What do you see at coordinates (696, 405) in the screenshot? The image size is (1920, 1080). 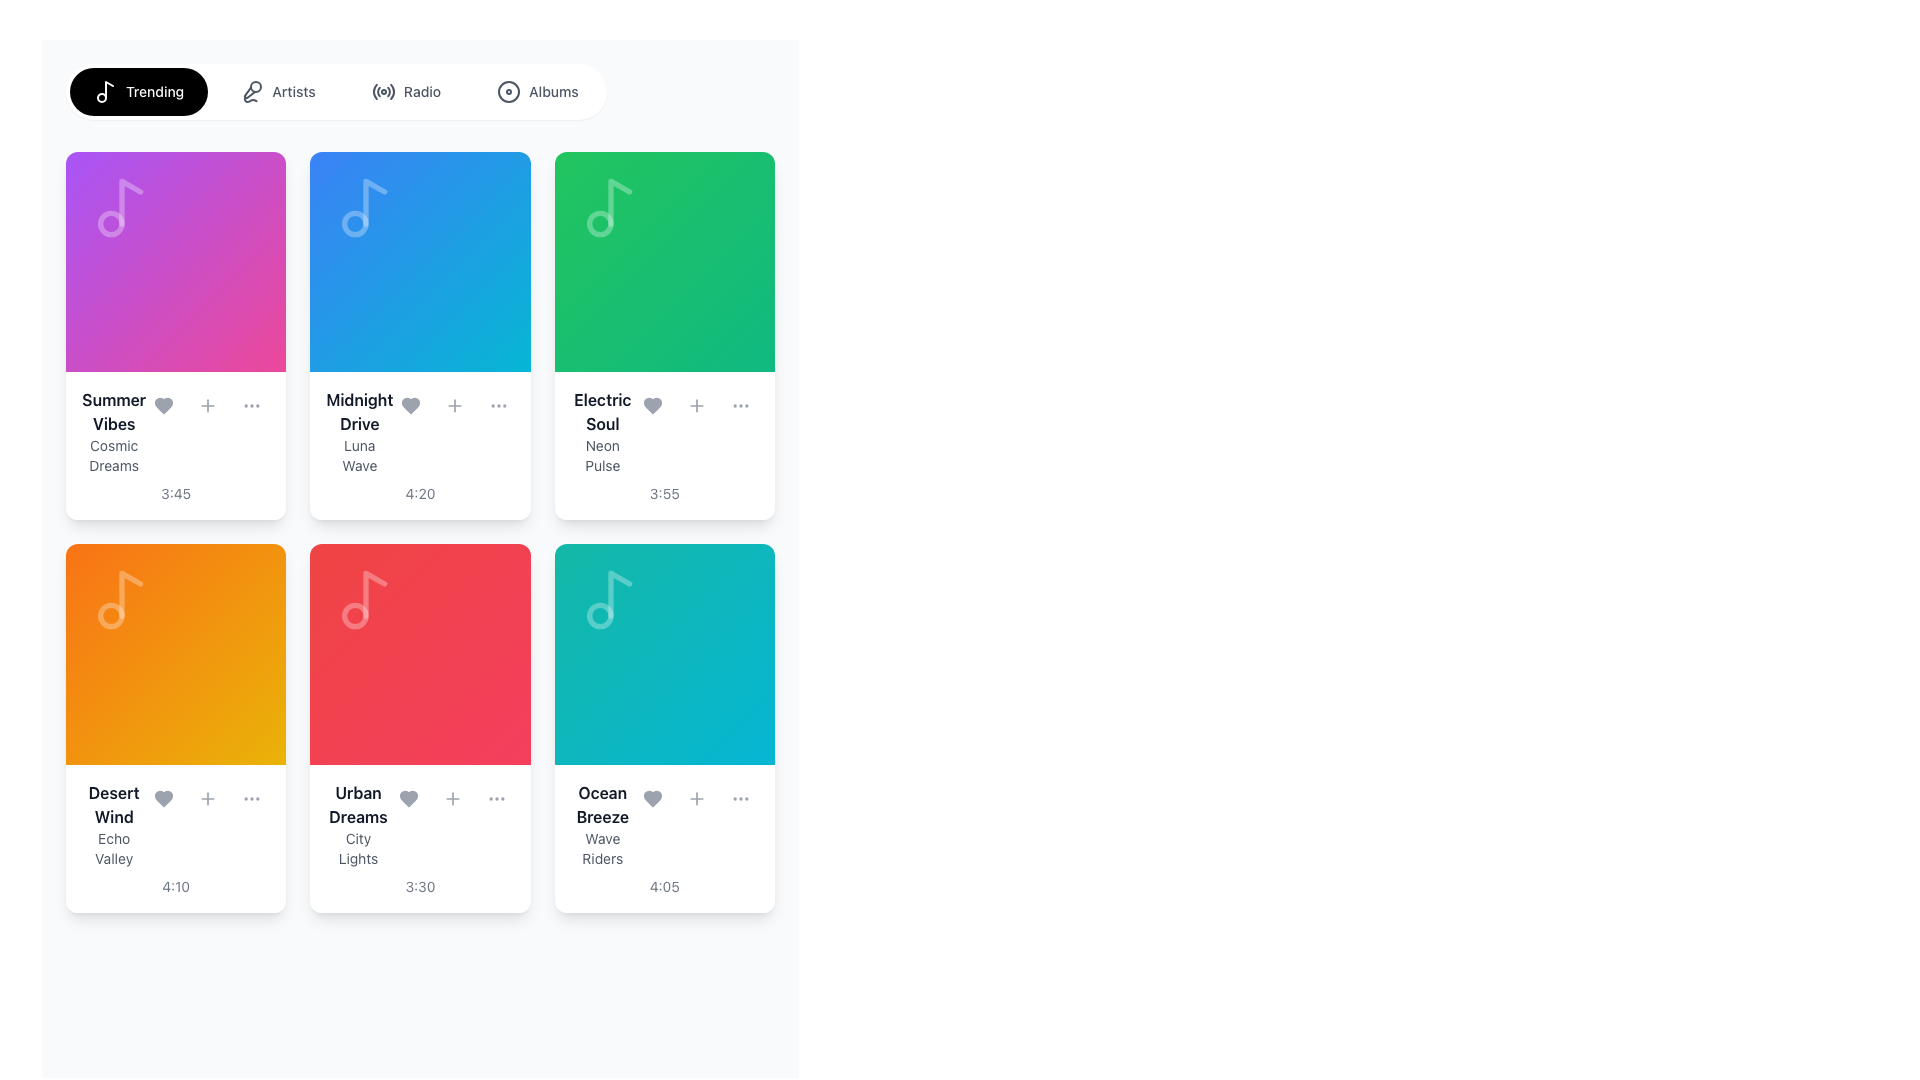 I see `the plus icon button located in the top-right corner of the 'Electric Soul' by 'Neon Pulse' card` at bounding box center [696, 405].